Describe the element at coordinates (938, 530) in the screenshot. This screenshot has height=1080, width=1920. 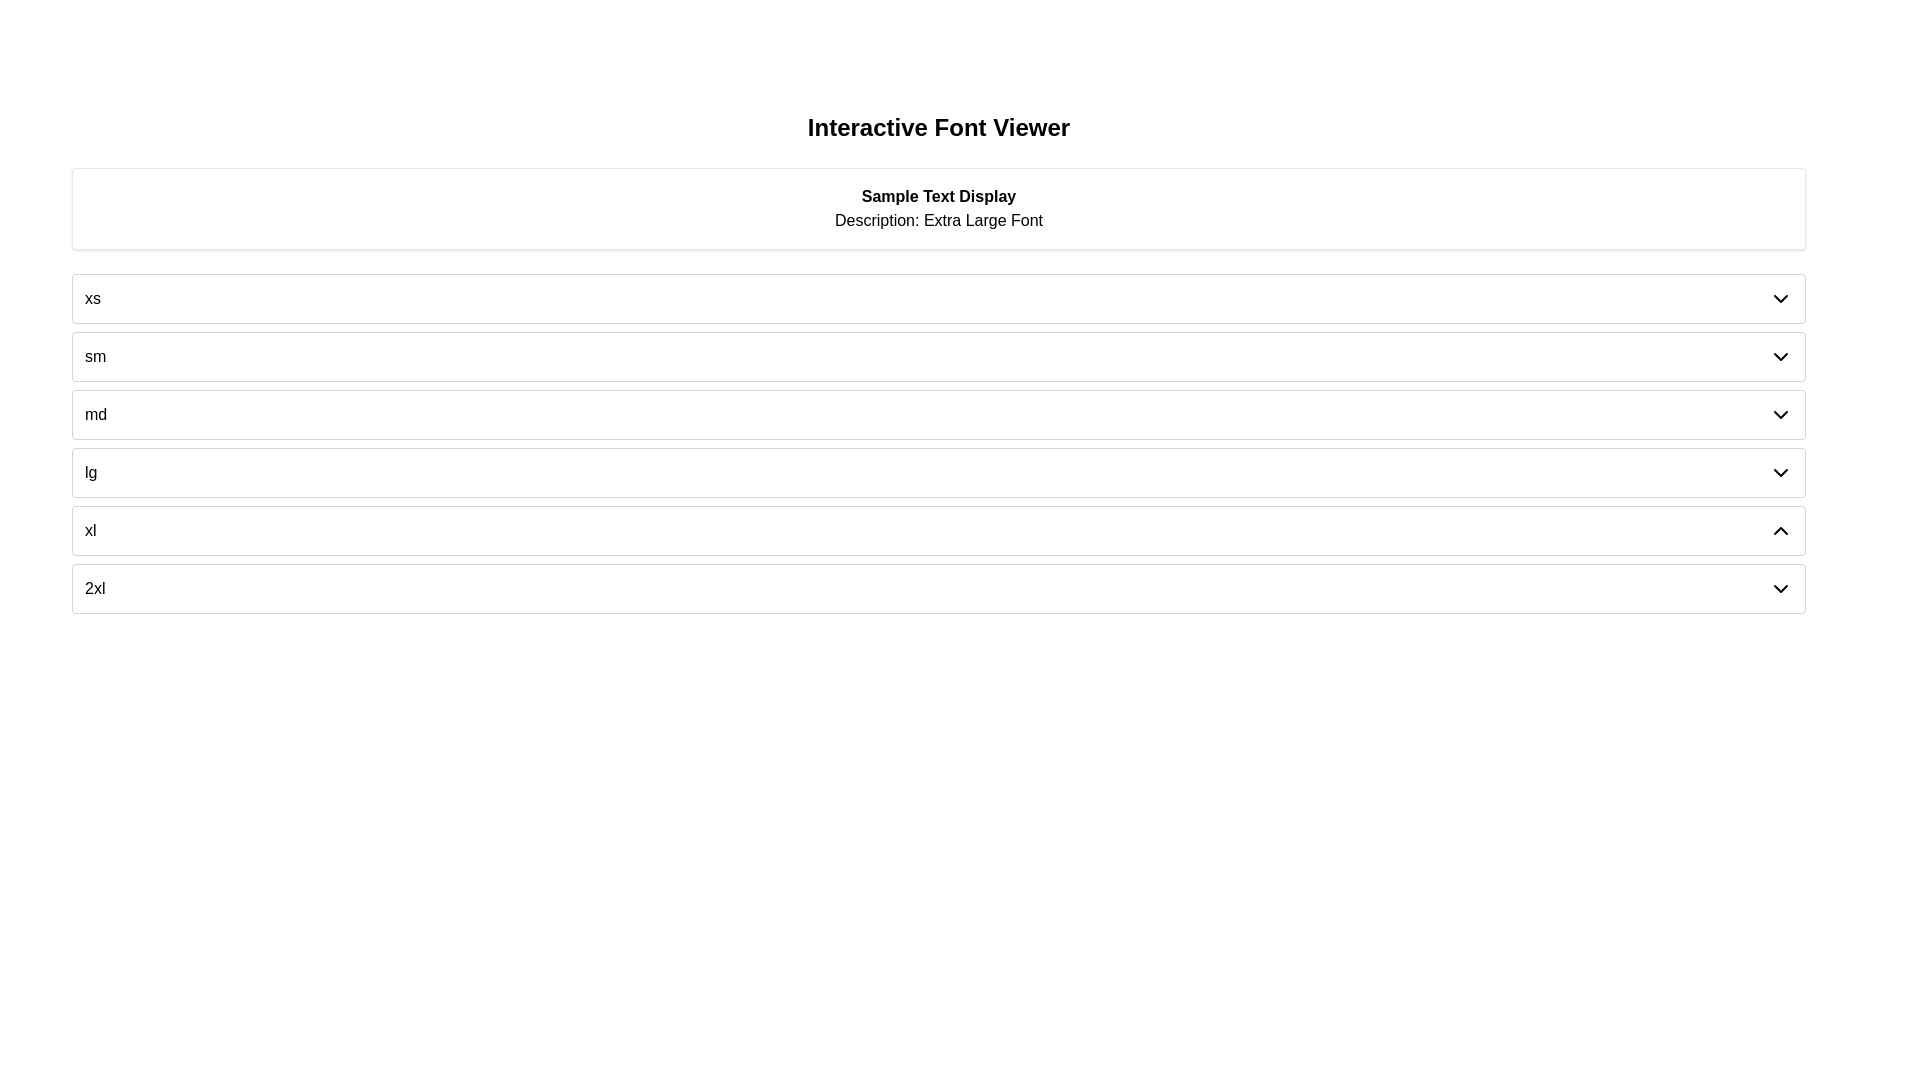
I see `the button labeled 'xl' which is the fifth button in a vertical list, positioned between 'lg' and '2xl'` at that location.